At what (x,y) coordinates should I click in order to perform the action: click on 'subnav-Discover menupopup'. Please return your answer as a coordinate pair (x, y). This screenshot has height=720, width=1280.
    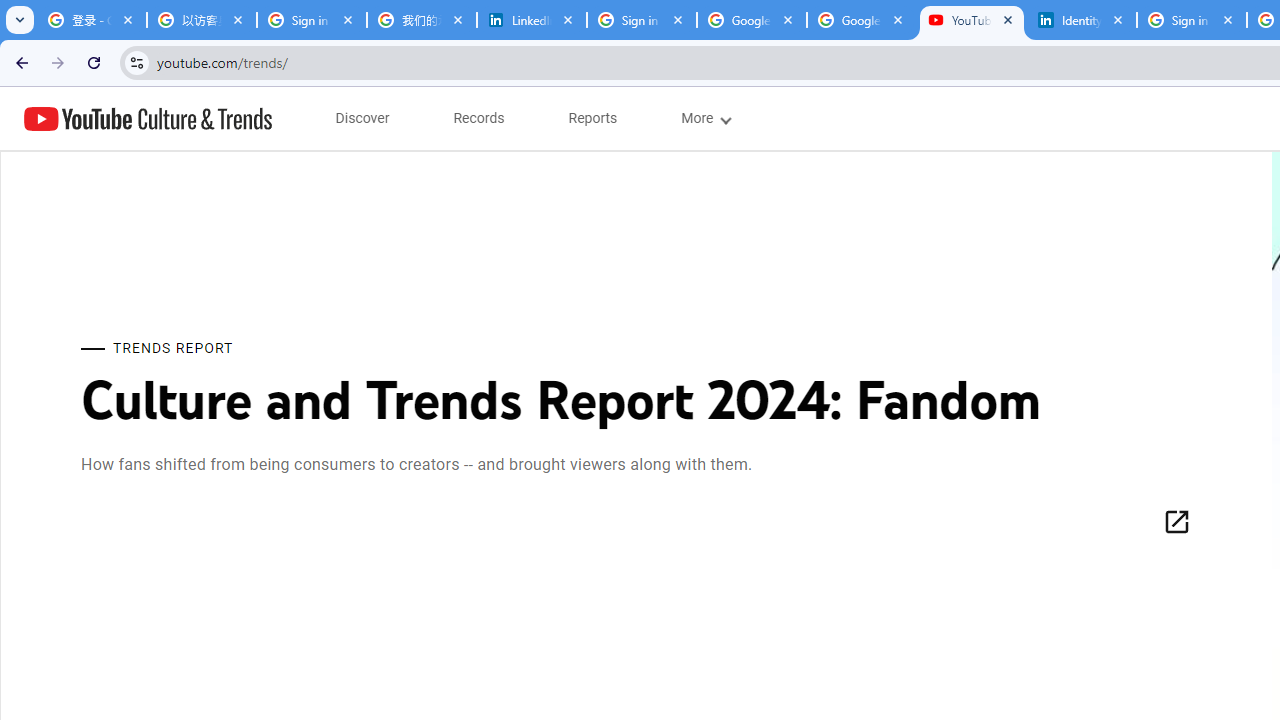
    Looking at the image, I should click on (362, 118).